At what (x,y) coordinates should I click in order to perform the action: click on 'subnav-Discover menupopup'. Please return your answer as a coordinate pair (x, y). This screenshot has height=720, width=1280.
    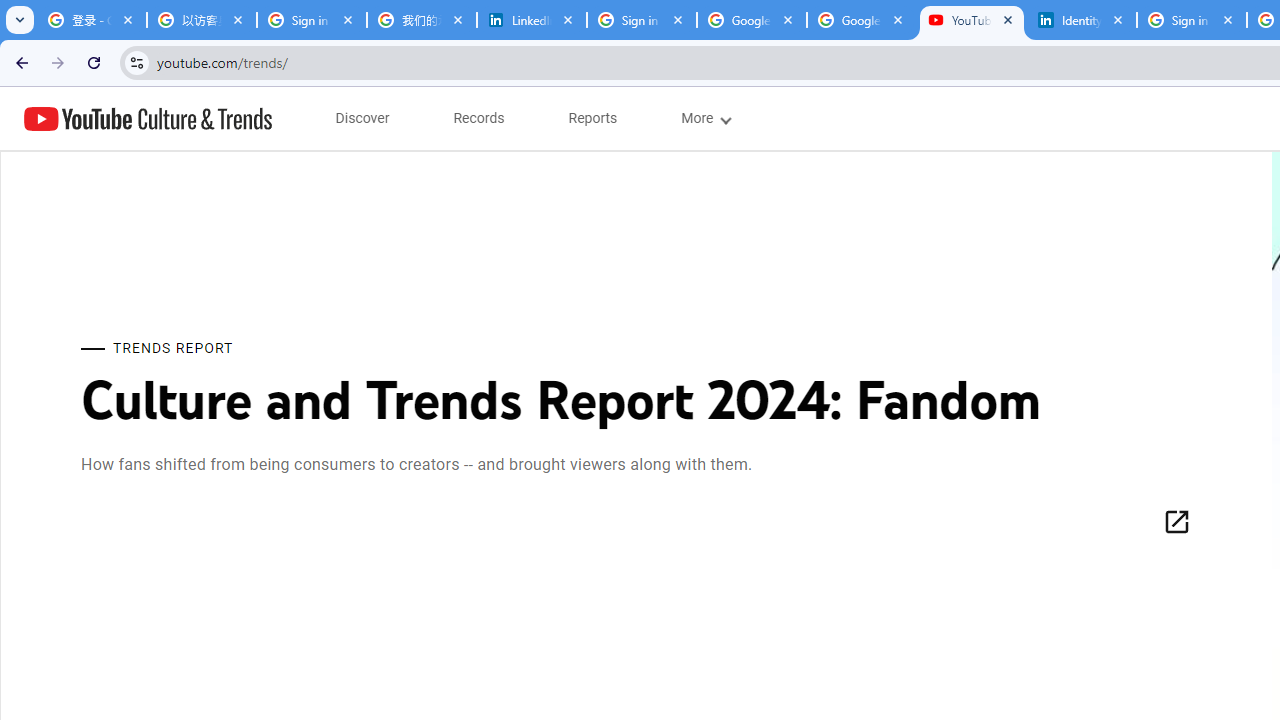
    Looking at the image, I should click on (362, 118).